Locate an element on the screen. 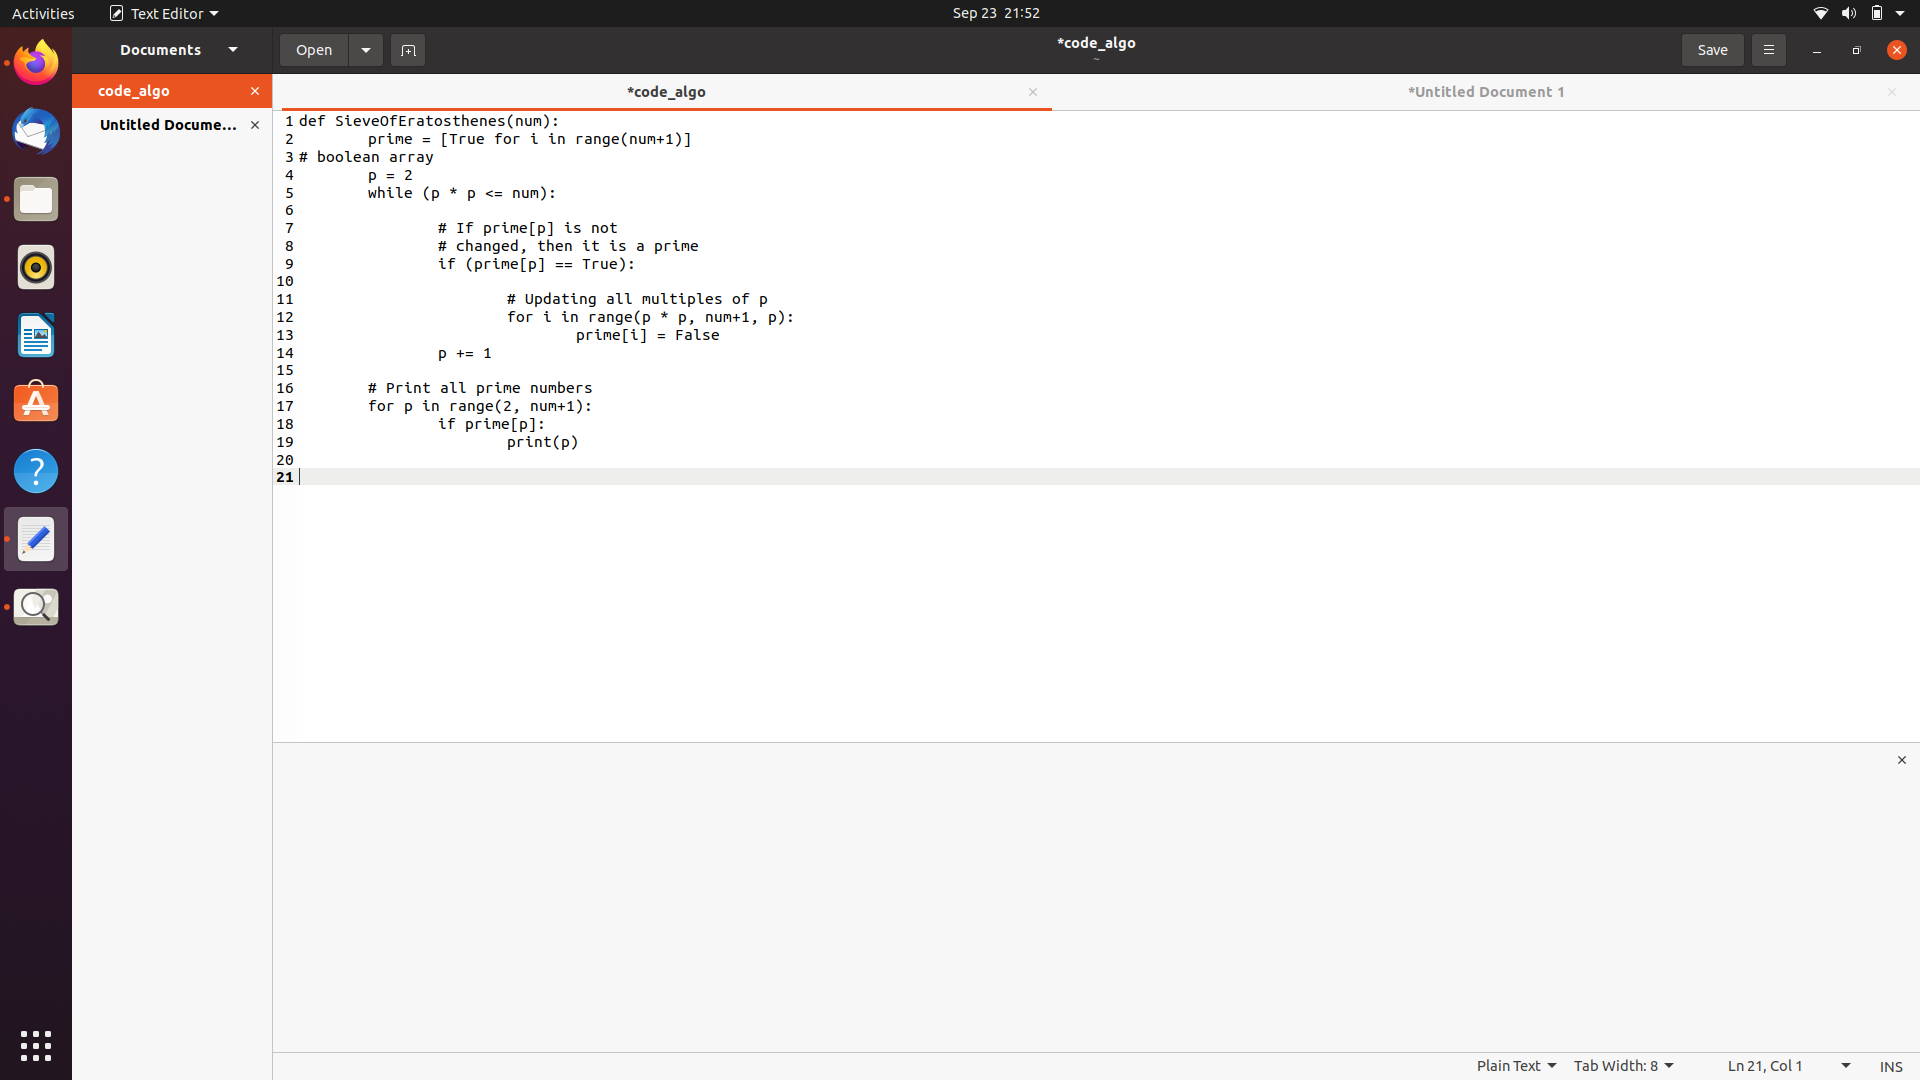 This screenshot has width=1920, height=1080. Start the file situated on the left panel is located at coordinates (311, 48).